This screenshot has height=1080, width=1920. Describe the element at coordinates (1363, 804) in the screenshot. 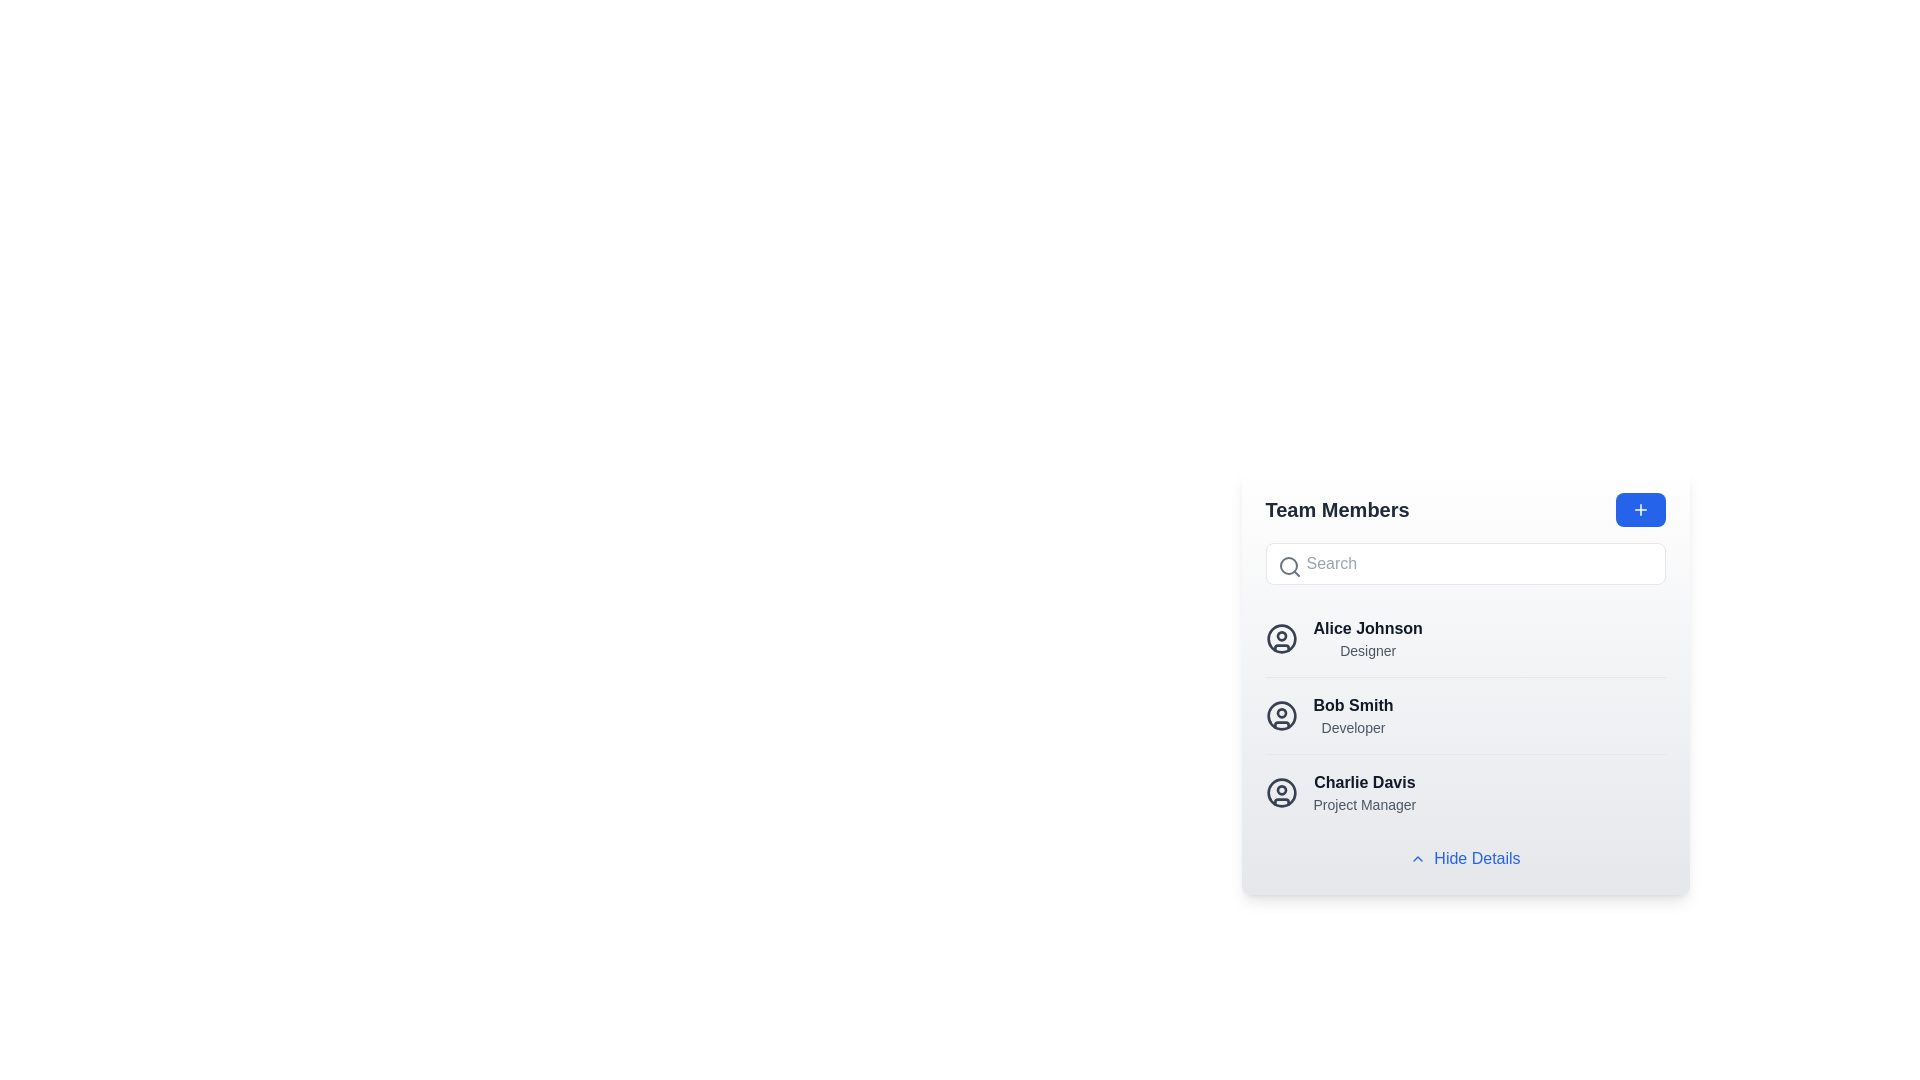

I see `the text label displaying 'Project Manager', which is styled in a small font size and gray color, located below the name 'Charlie Davis' in the 'Team Members' section` at that location.